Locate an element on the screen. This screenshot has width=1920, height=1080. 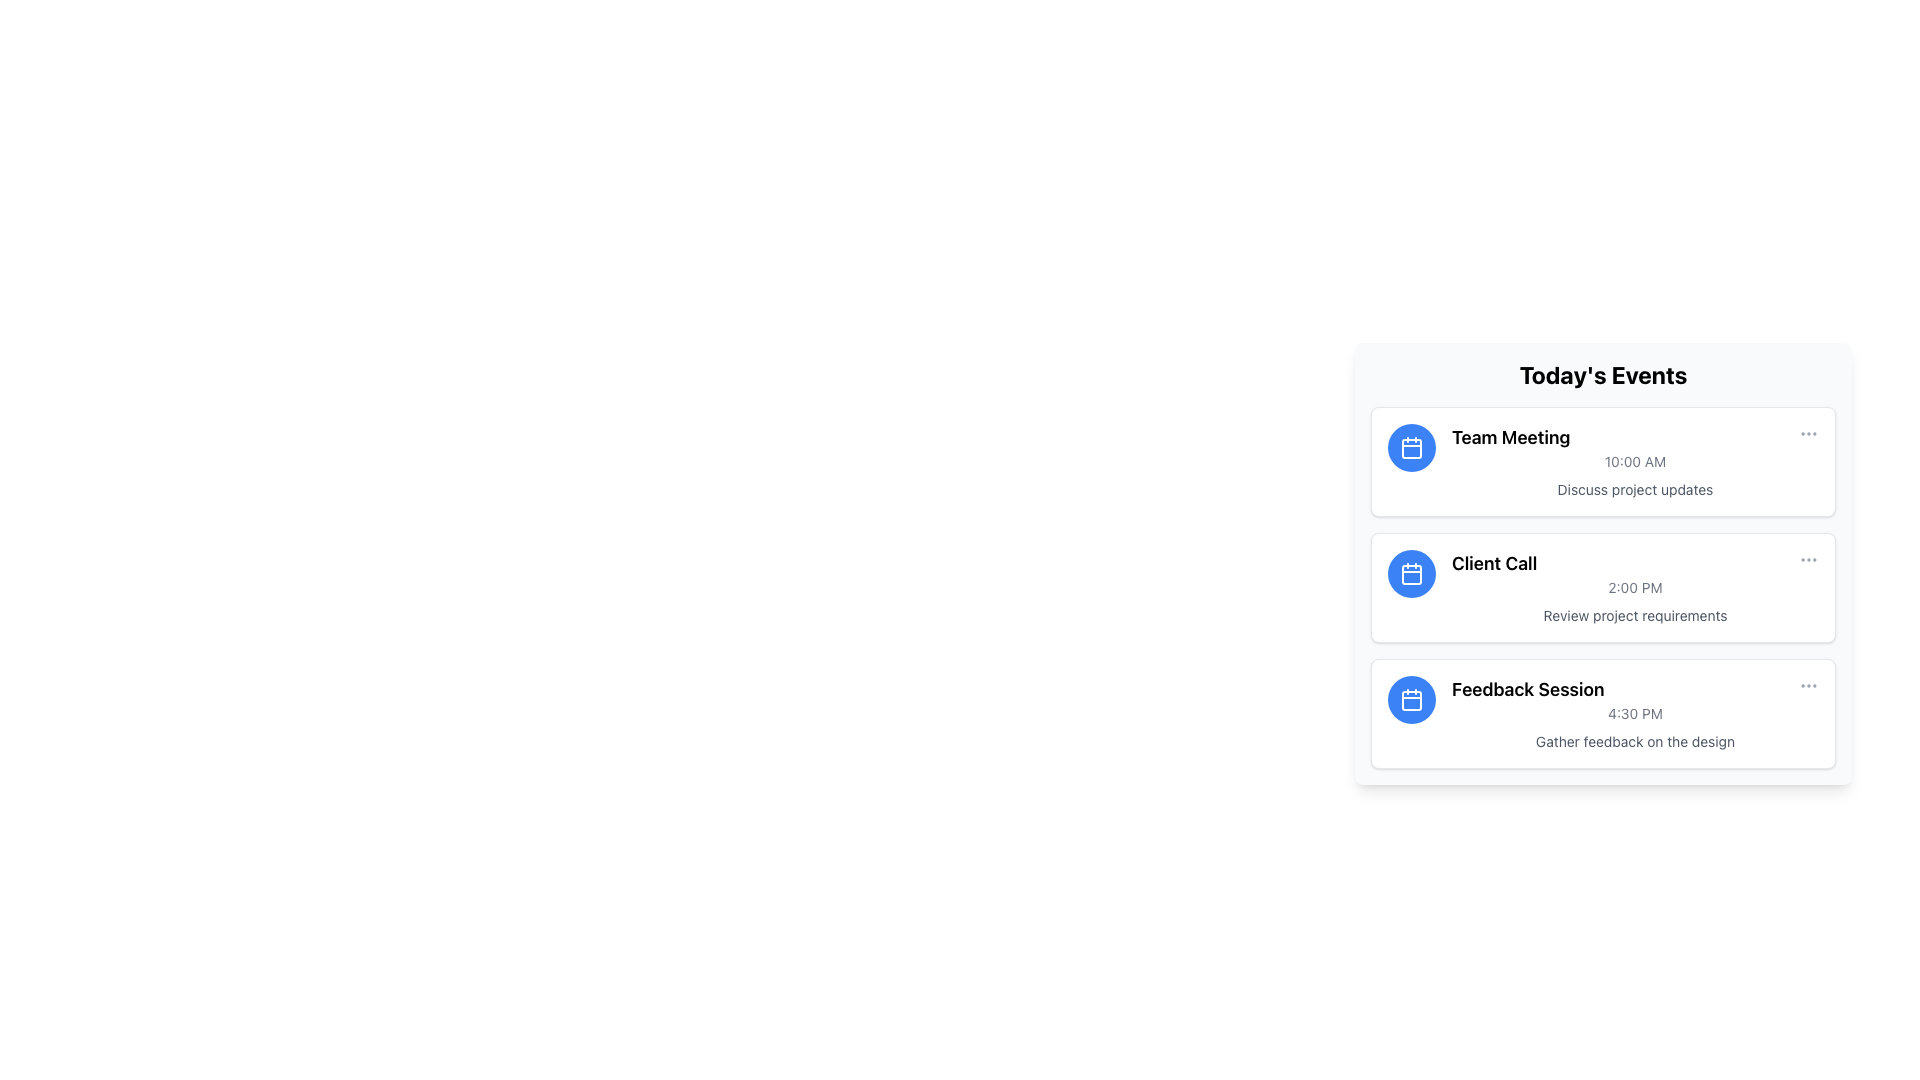
the rectangular shape with rounded corners located centrally within the calendar icon on the left side of the 'Team Meeting' event card is located at coordinates (1410, 447).